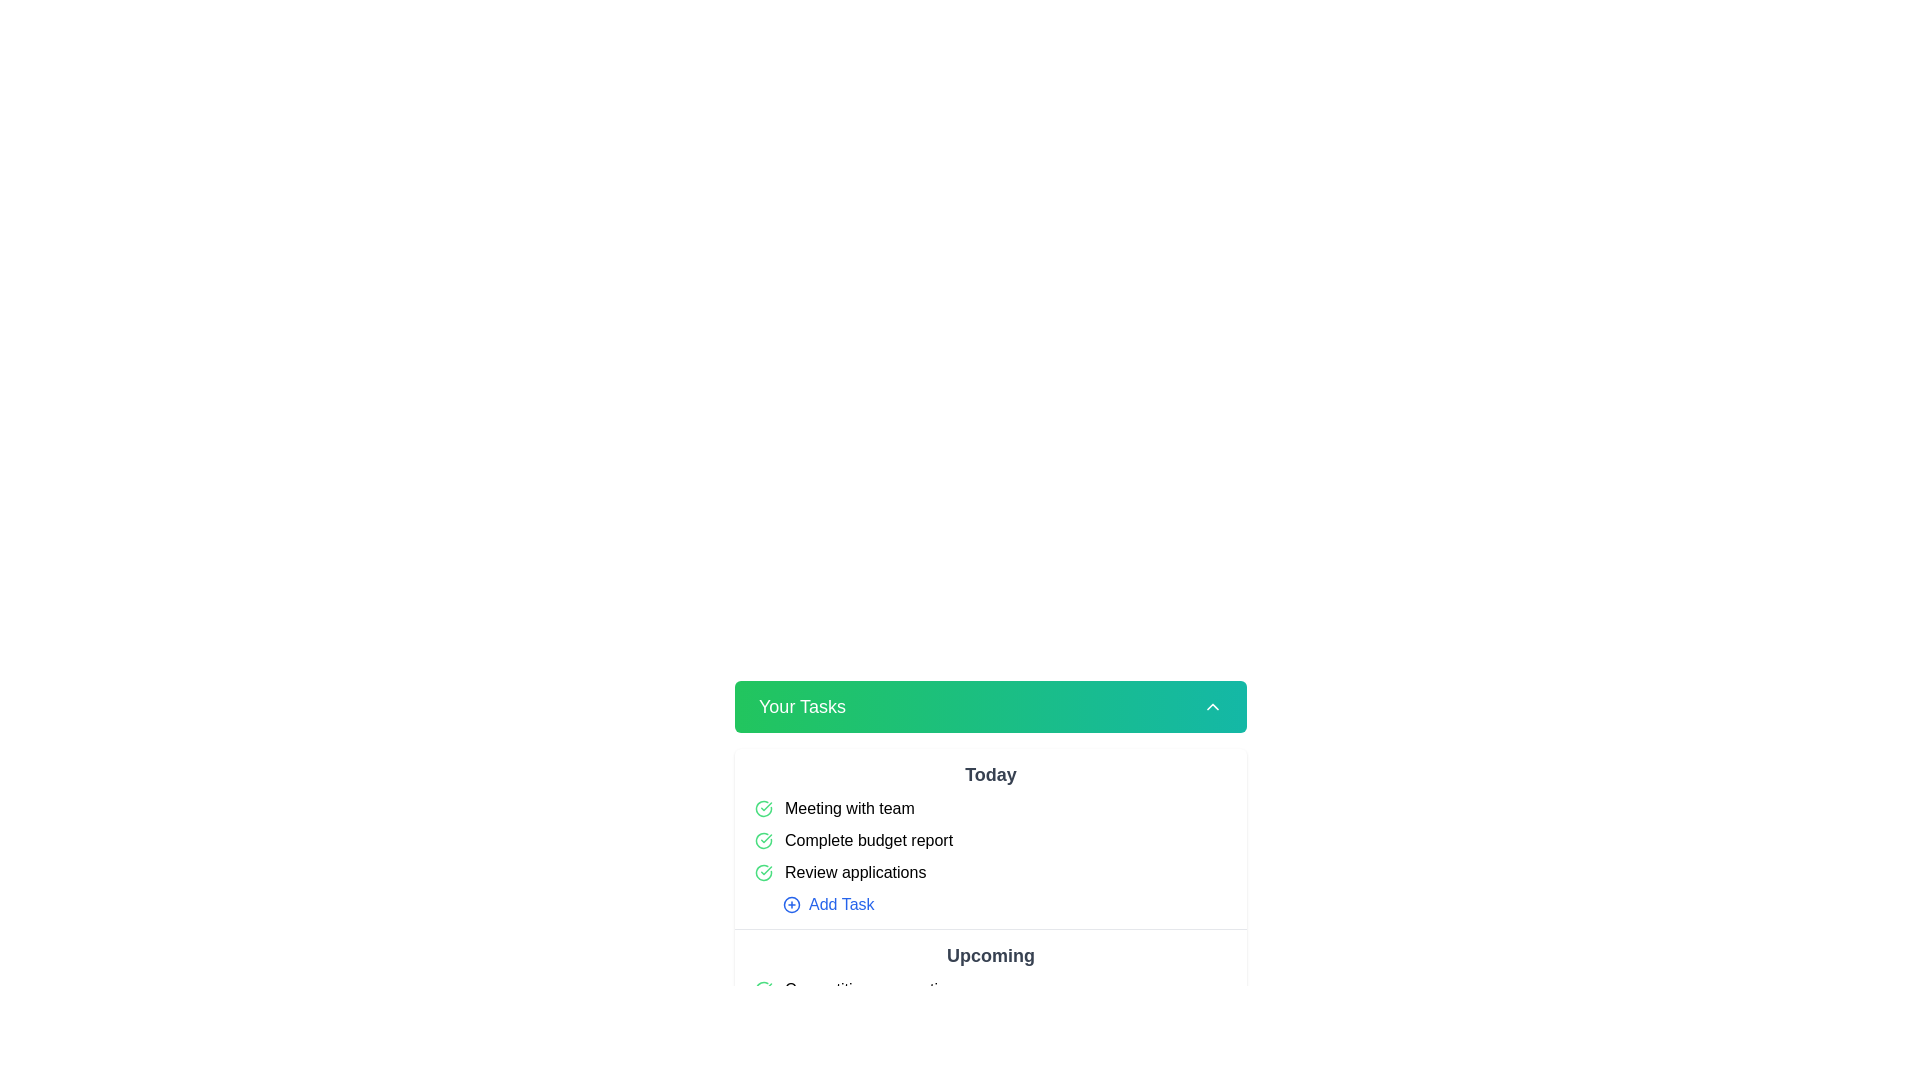 This screenshot has width=1920, height=1080. Describe the element at coordinates (990, 955) in the screenshot. I see `the Text Label that serves as a section header for upcoming tasks, positioned at the bottom of the 'Today' list section` at that location.